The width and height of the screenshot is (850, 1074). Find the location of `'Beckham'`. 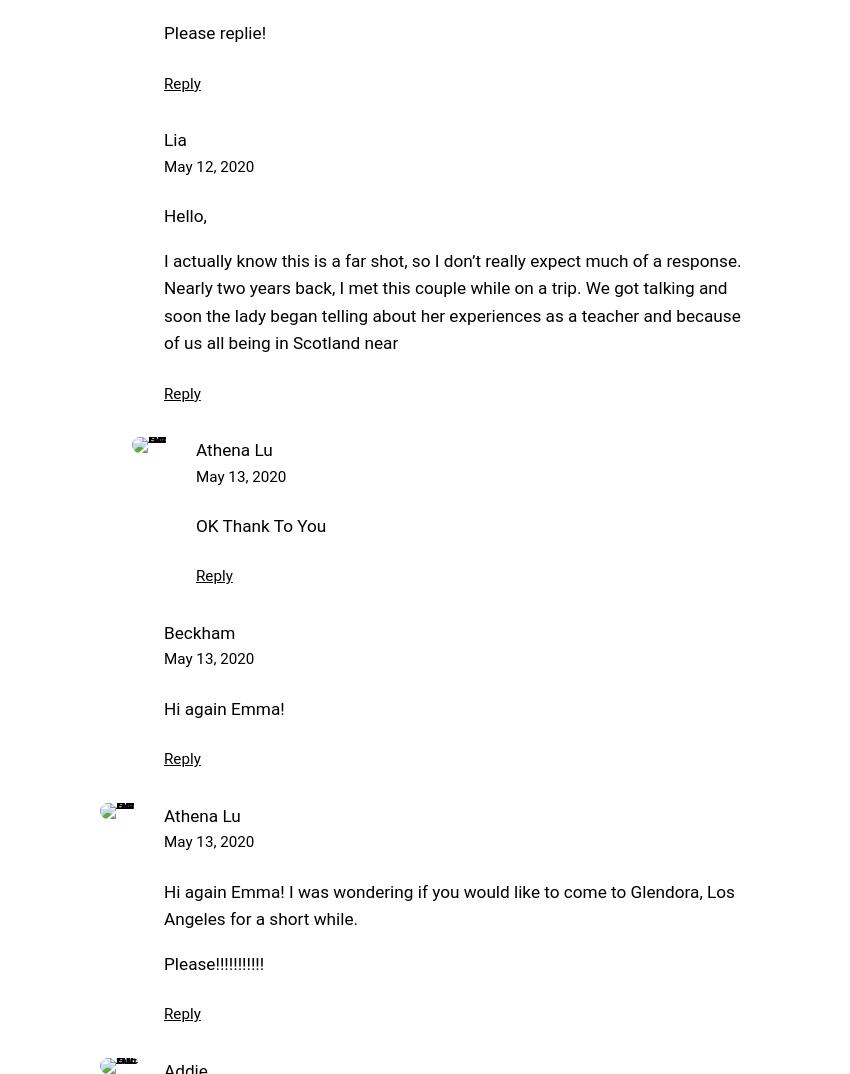

'Beckham' is located at coordinates (163, 632).